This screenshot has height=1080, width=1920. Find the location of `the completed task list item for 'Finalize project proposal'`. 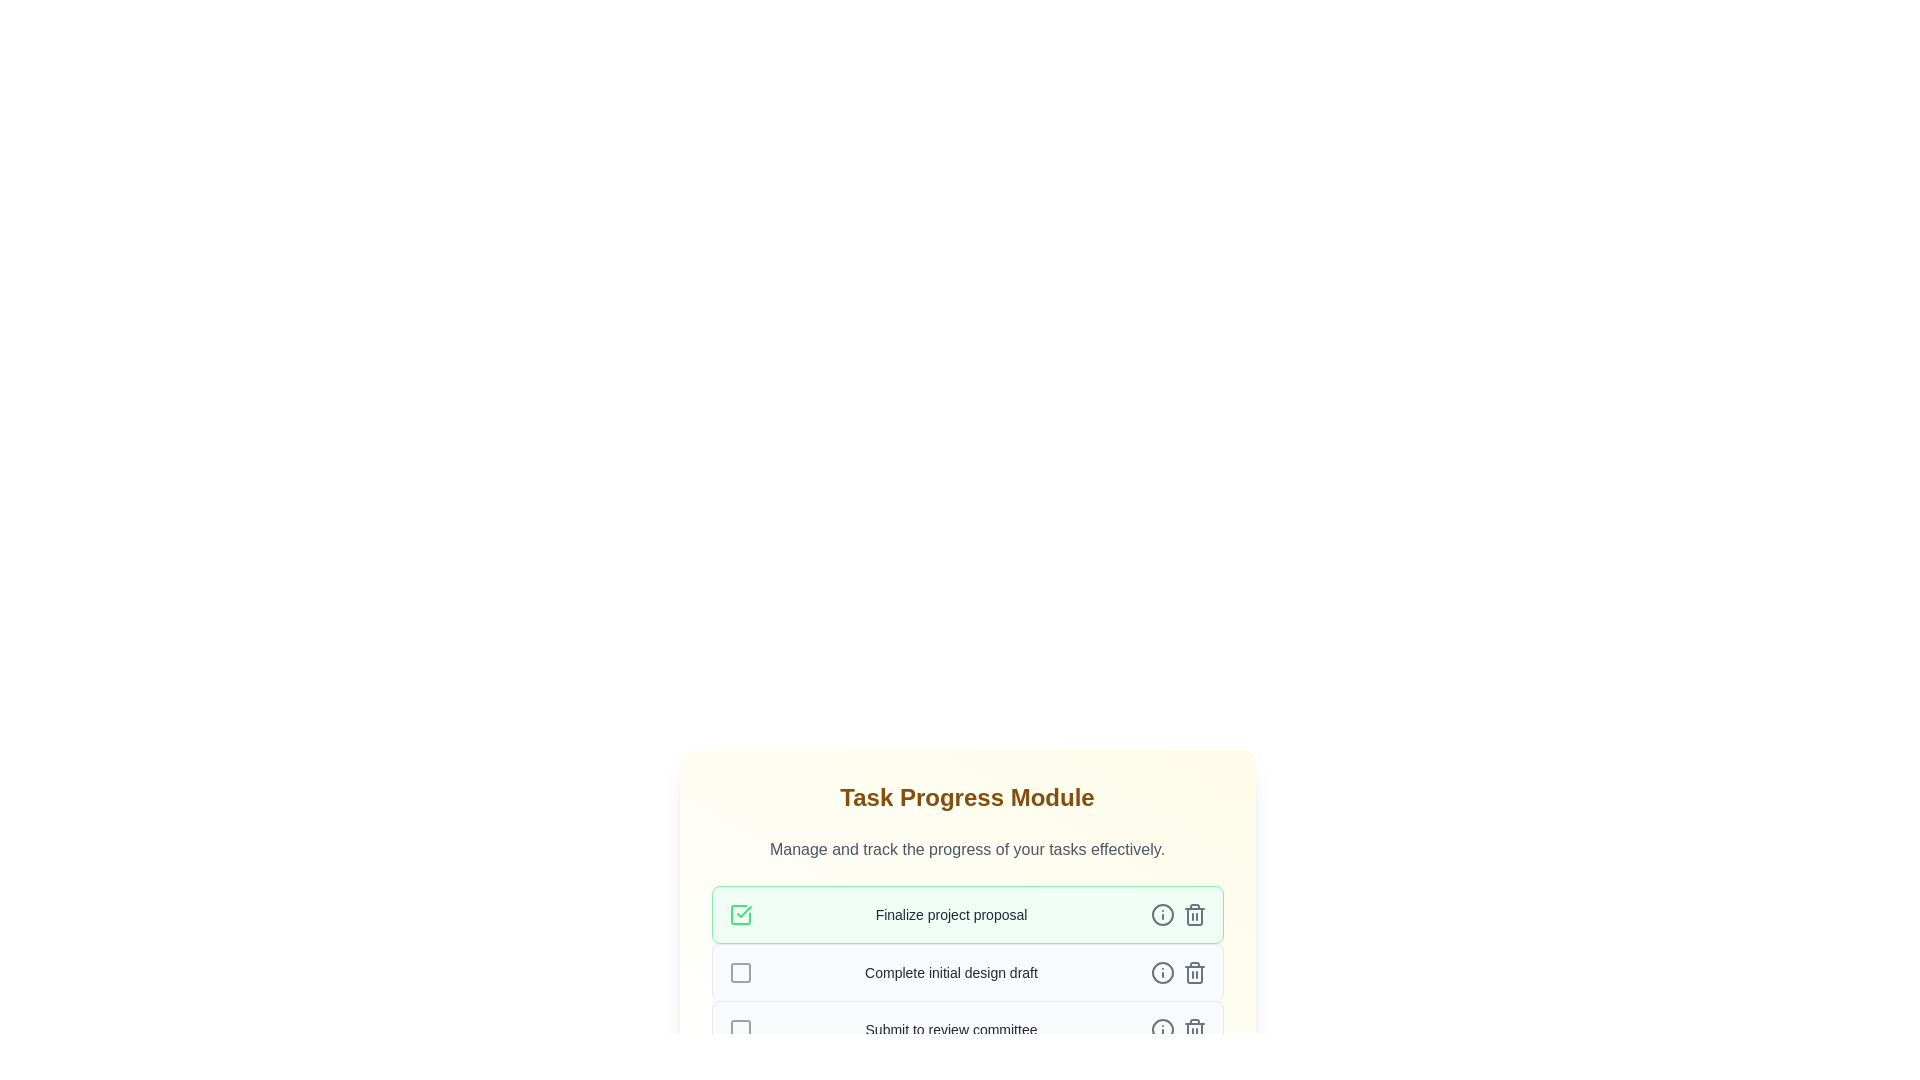

the completed task list item for 'Finalize project proposal' is located at coordinates (967, 914).